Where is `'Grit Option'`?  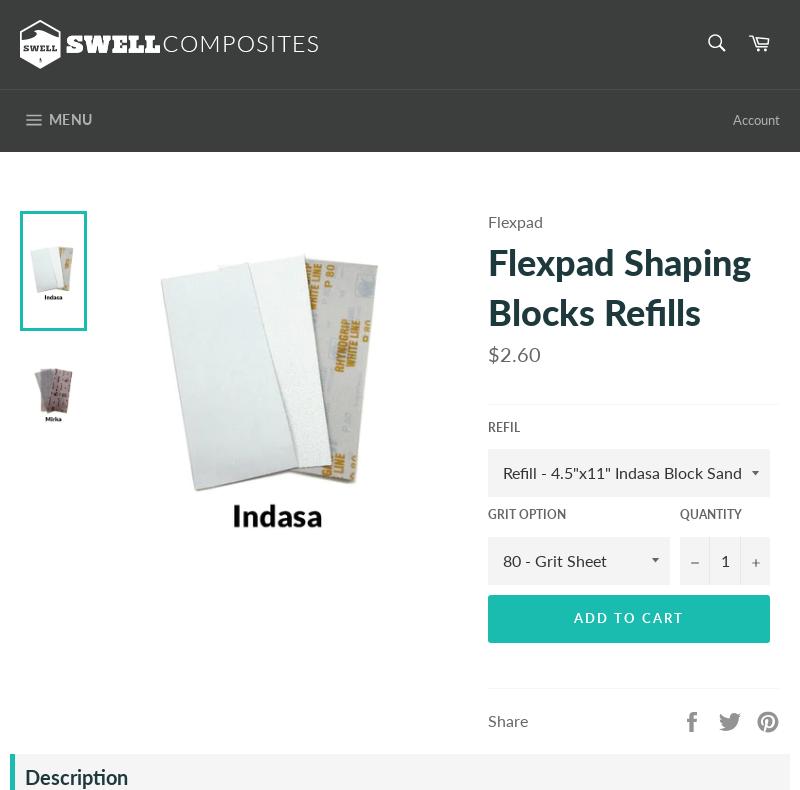
'Grit Option' is located at coordinates (488, 514).